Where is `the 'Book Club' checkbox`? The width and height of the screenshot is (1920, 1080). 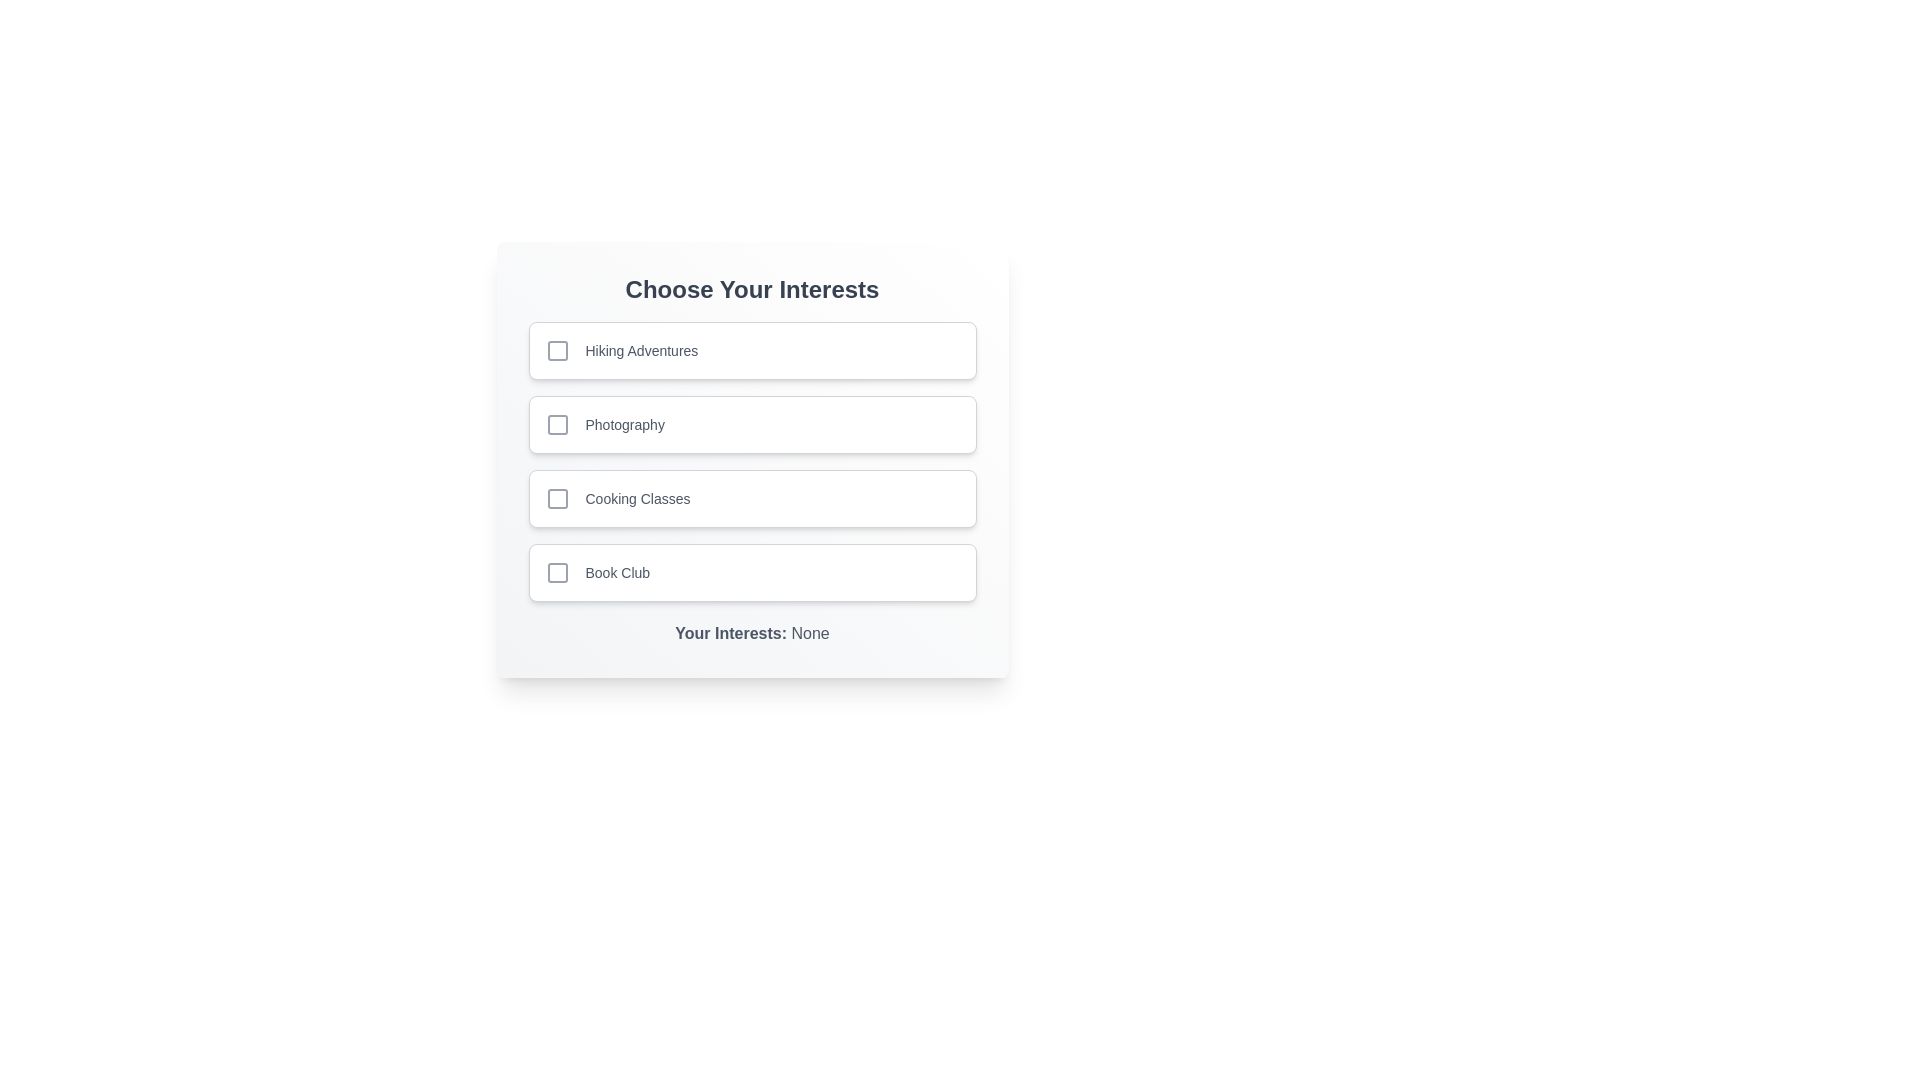
the 'Book Club' checkbox is located at coordinates (751, 573).